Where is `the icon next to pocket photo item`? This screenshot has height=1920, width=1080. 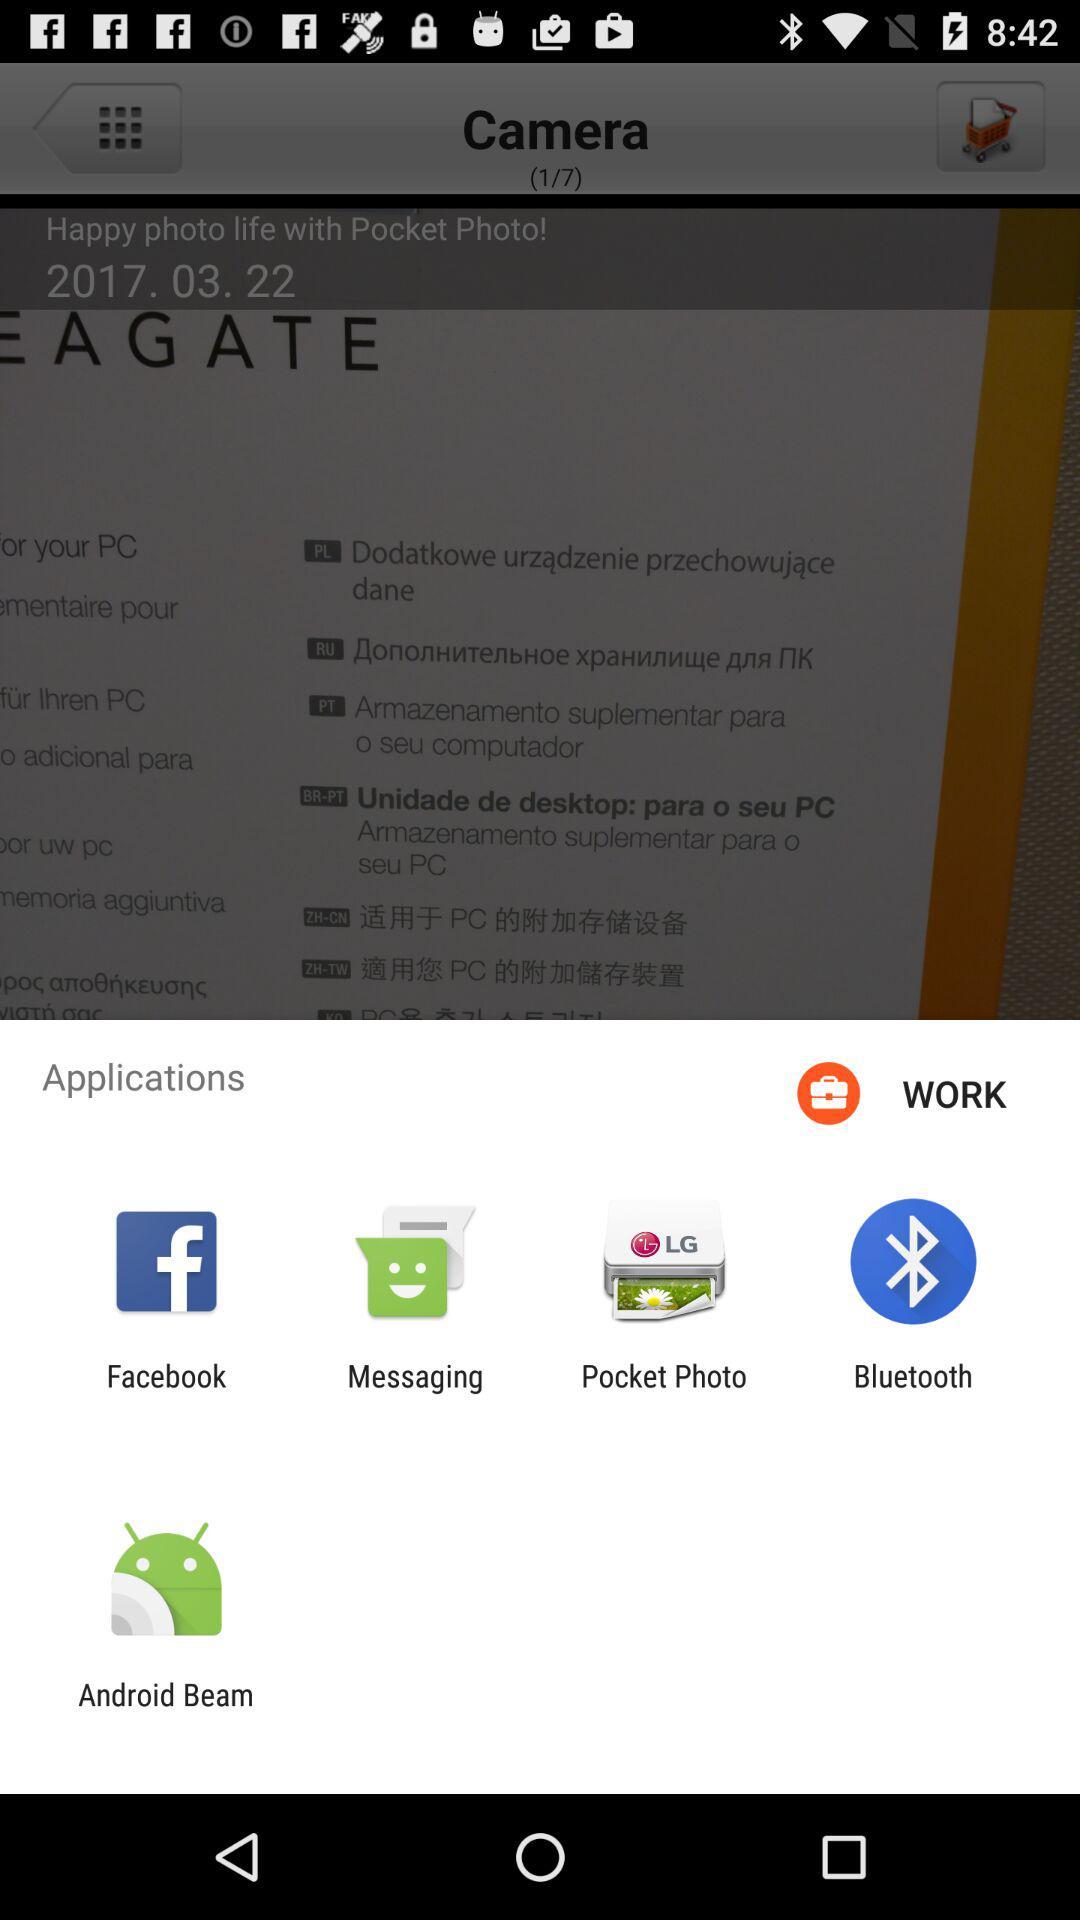 the icon next to pocket photo item is located at coordinates (414, 1392).